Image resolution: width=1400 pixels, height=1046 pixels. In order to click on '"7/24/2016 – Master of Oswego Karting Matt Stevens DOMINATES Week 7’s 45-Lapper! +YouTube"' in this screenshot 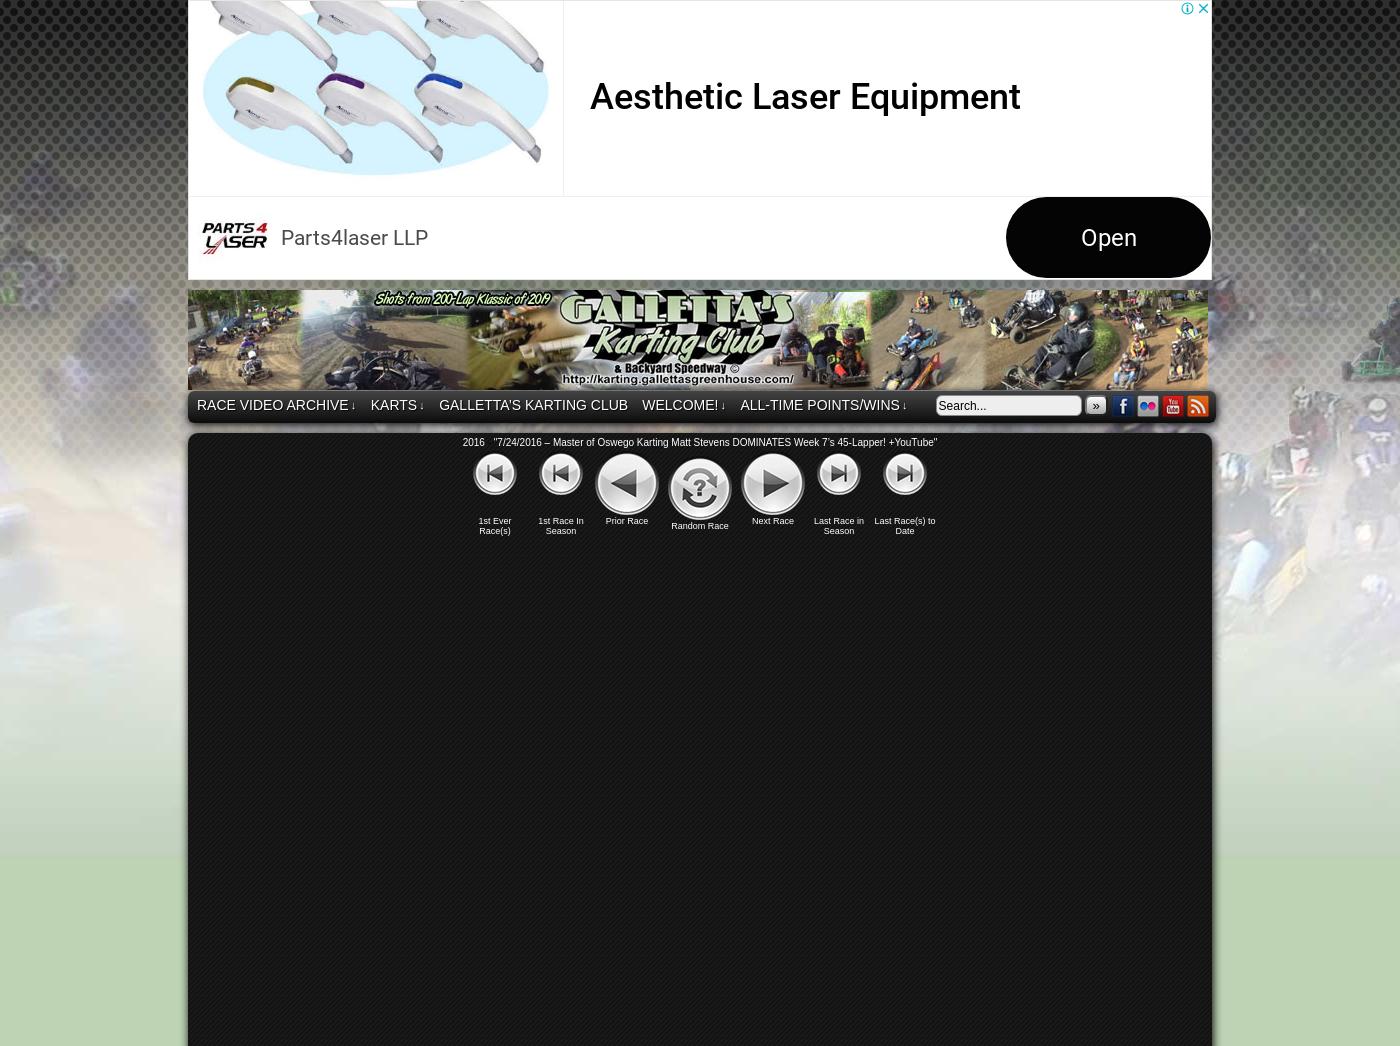, I will do `click(714, 441)`.